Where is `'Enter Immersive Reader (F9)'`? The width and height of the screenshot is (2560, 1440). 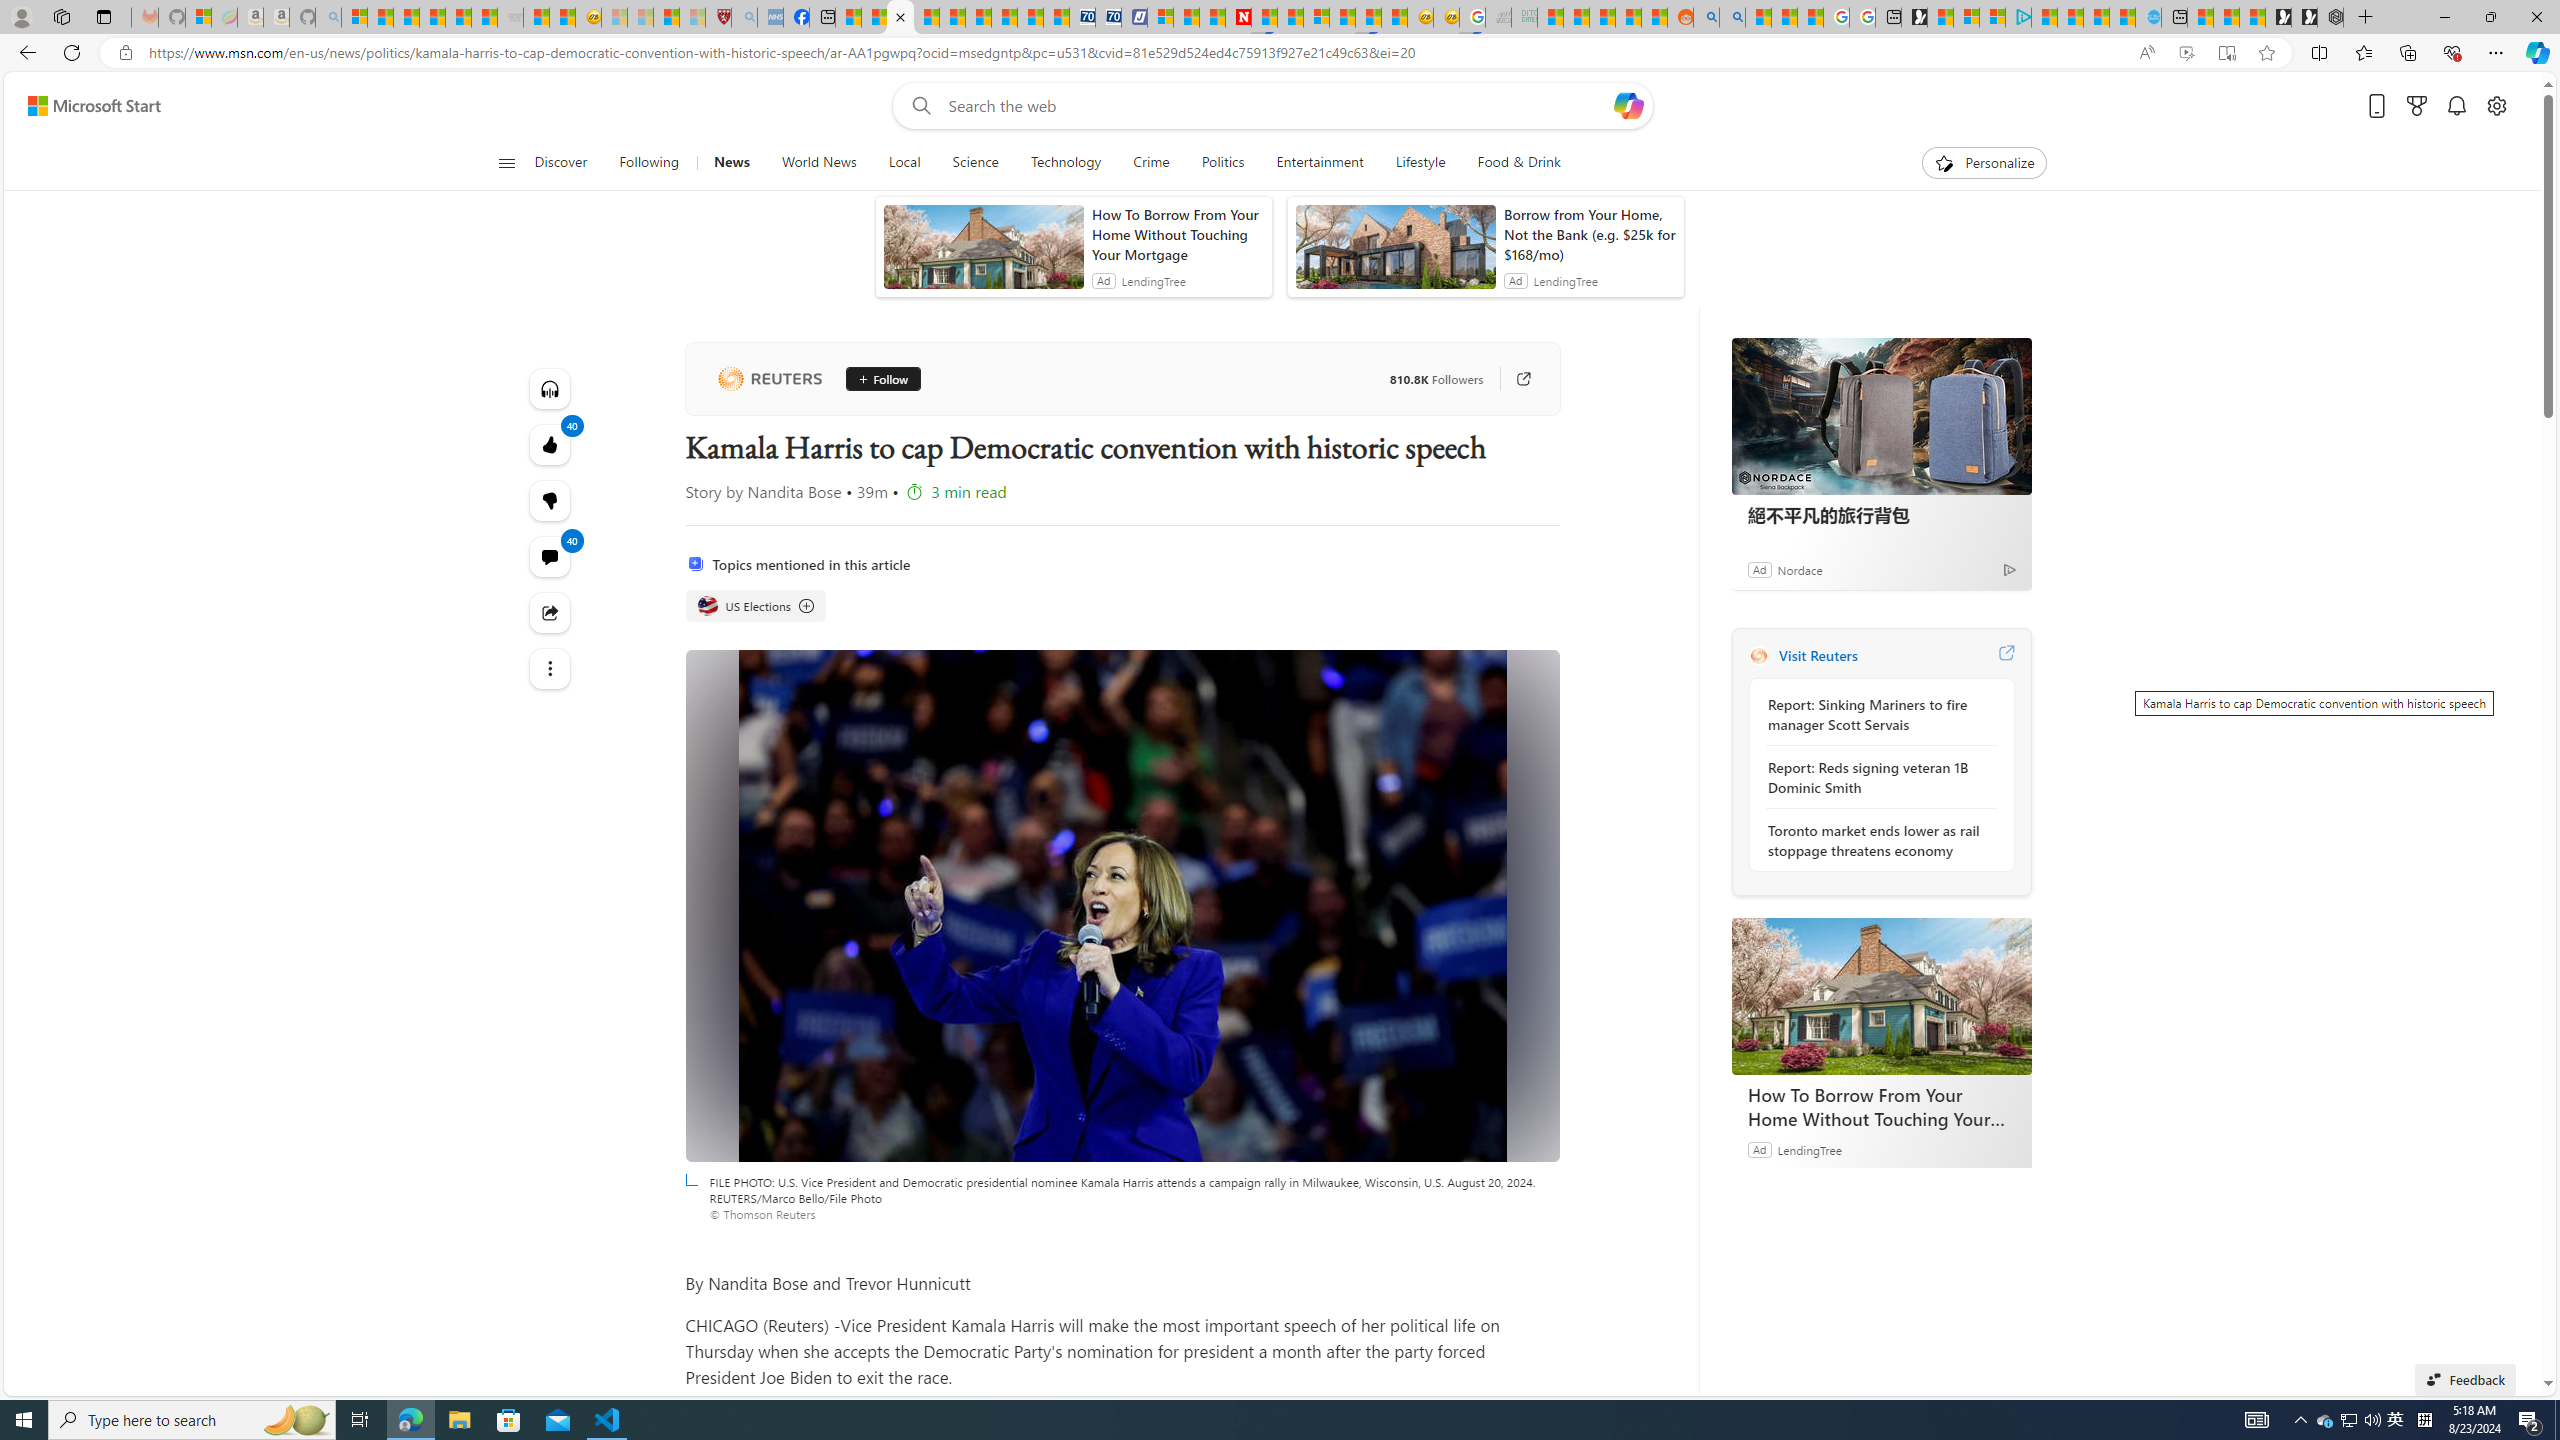 'Enter Immersive Reader (F9)' is located at coordinates (2226, 53).